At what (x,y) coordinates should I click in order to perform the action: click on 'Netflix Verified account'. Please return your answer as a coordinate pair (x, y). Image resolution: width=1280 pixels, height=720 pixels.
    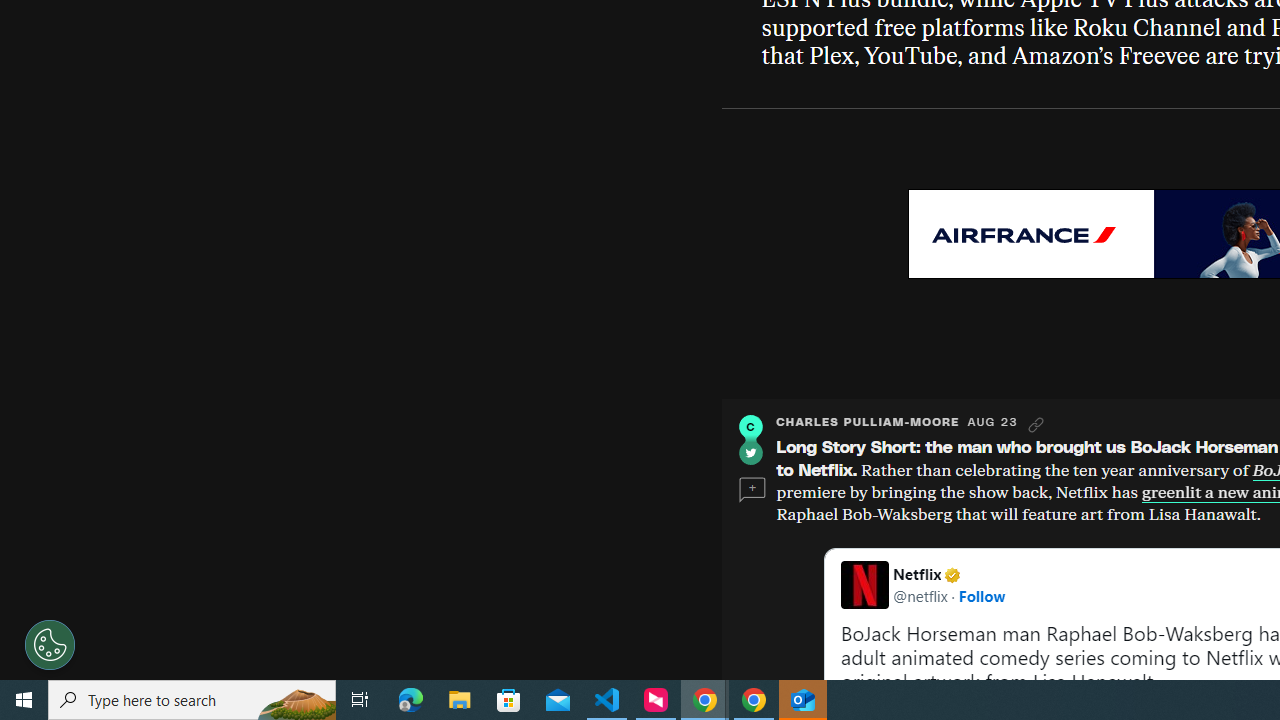
    Looking at the image, I should click on (948, 574).